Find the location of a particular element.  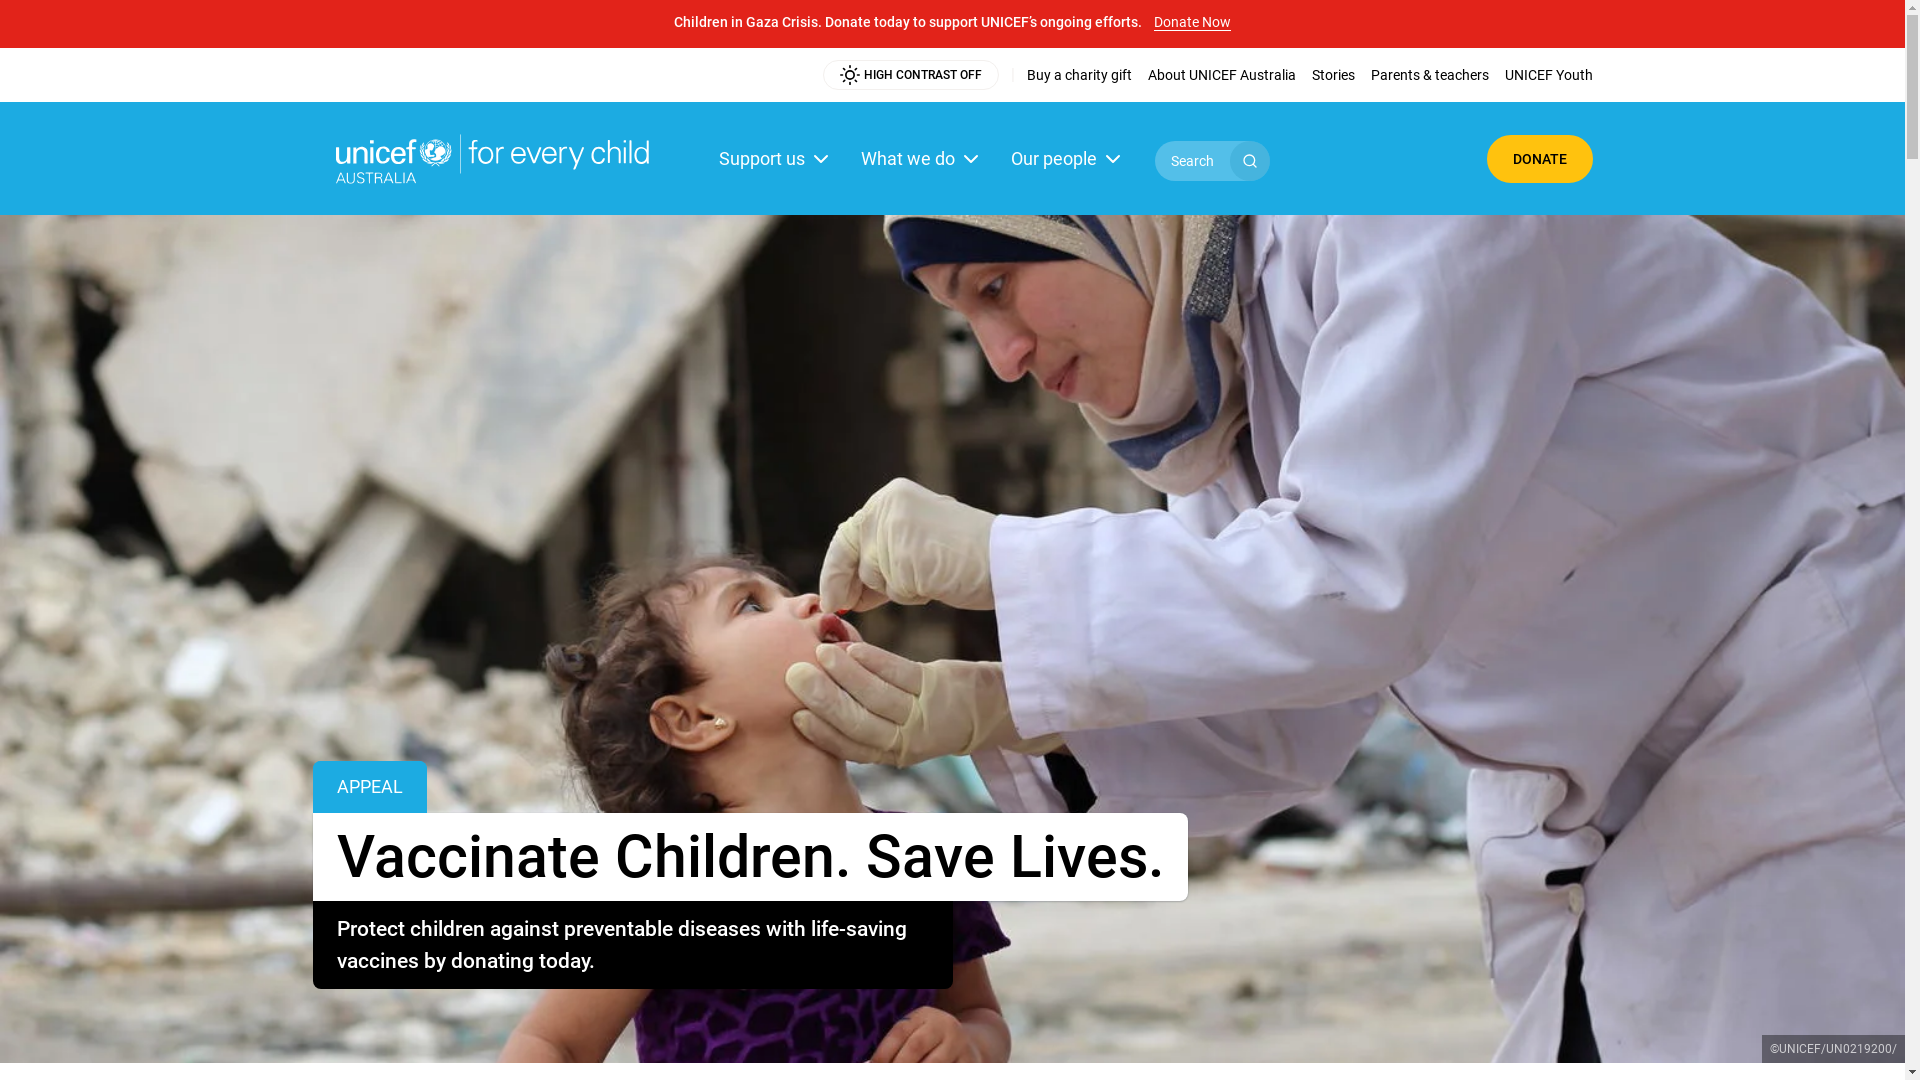

'UNICEF Youth' is located at coordinates (1547, 73).